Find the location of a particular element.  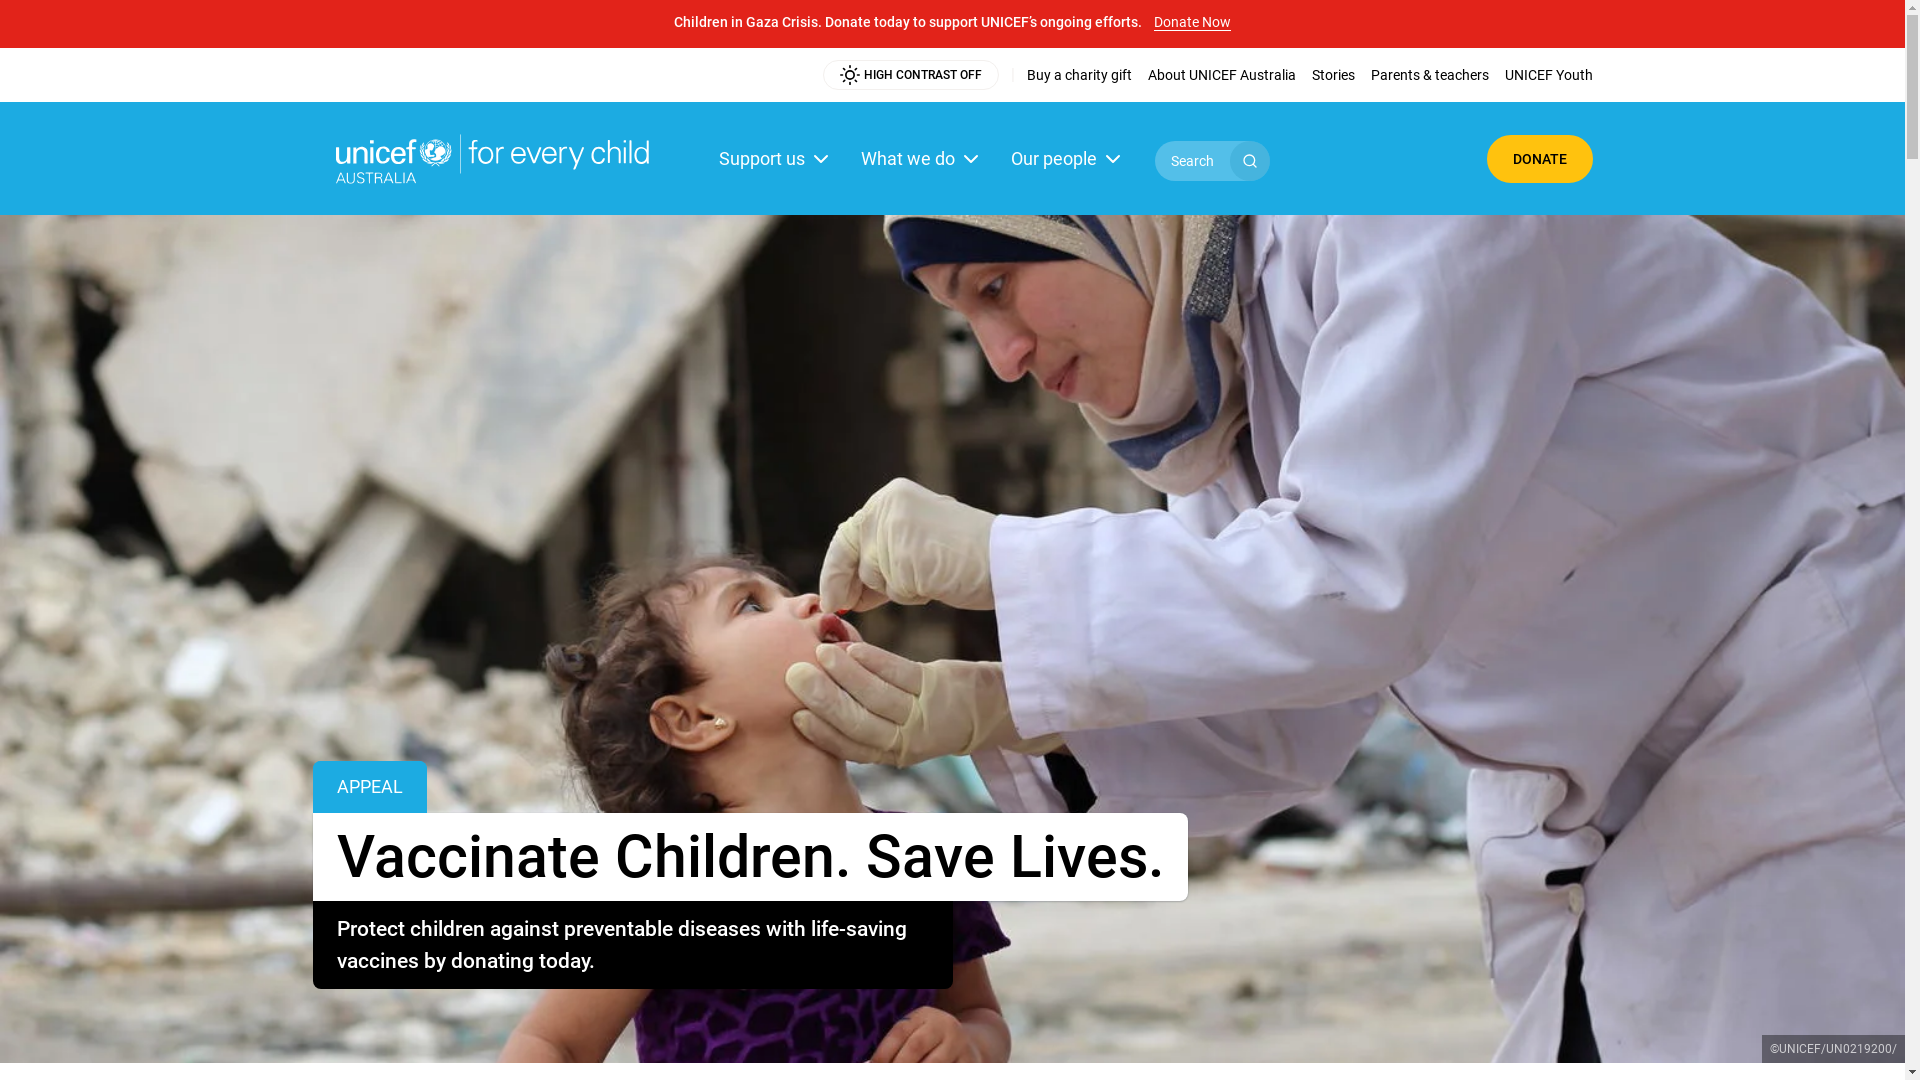

'UNICEF Youth' is located at coordinates (1547, 73).